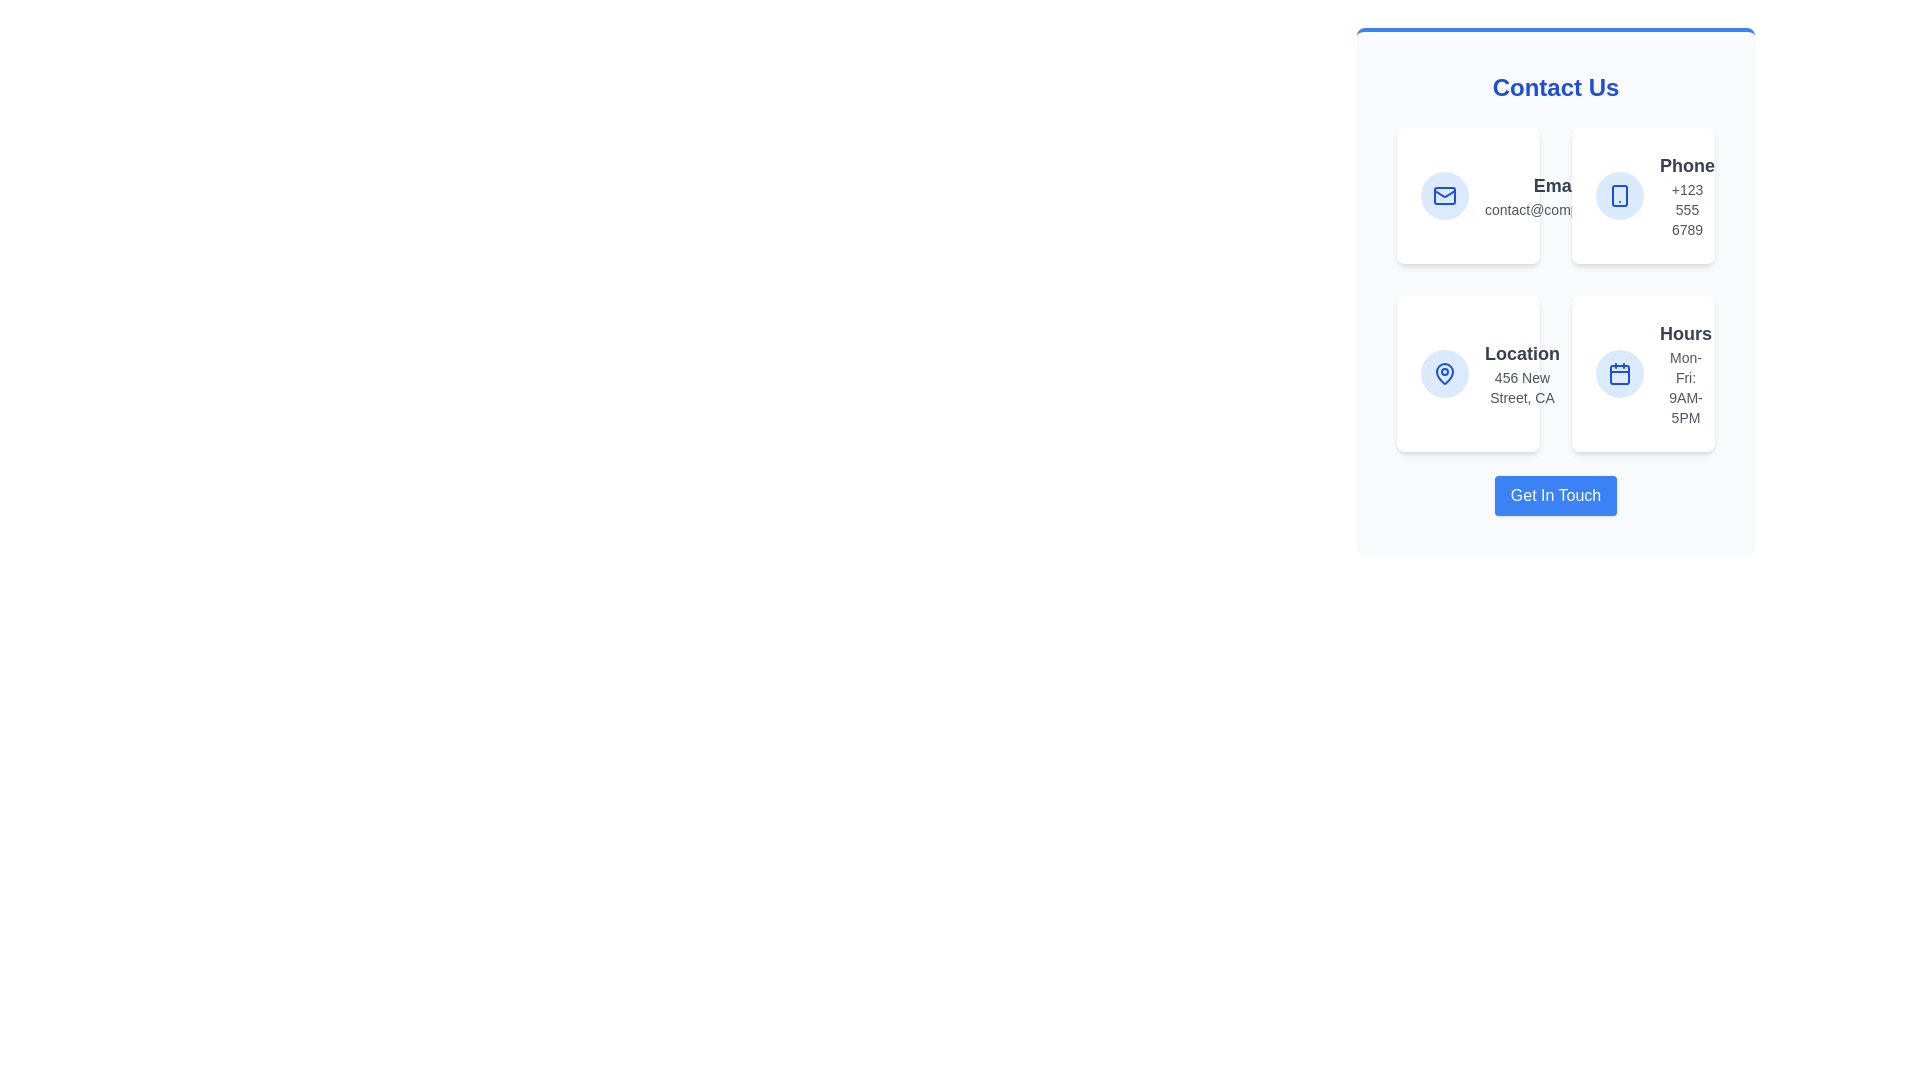 This screenshot has height=1080, width=1920. What do you see at coordinates (1686, 196) in the screenshot?
I see `the 'Phone' label displaying the phone number '+123 555 6789' to initiate a call` at bounding box center [1686, 196].